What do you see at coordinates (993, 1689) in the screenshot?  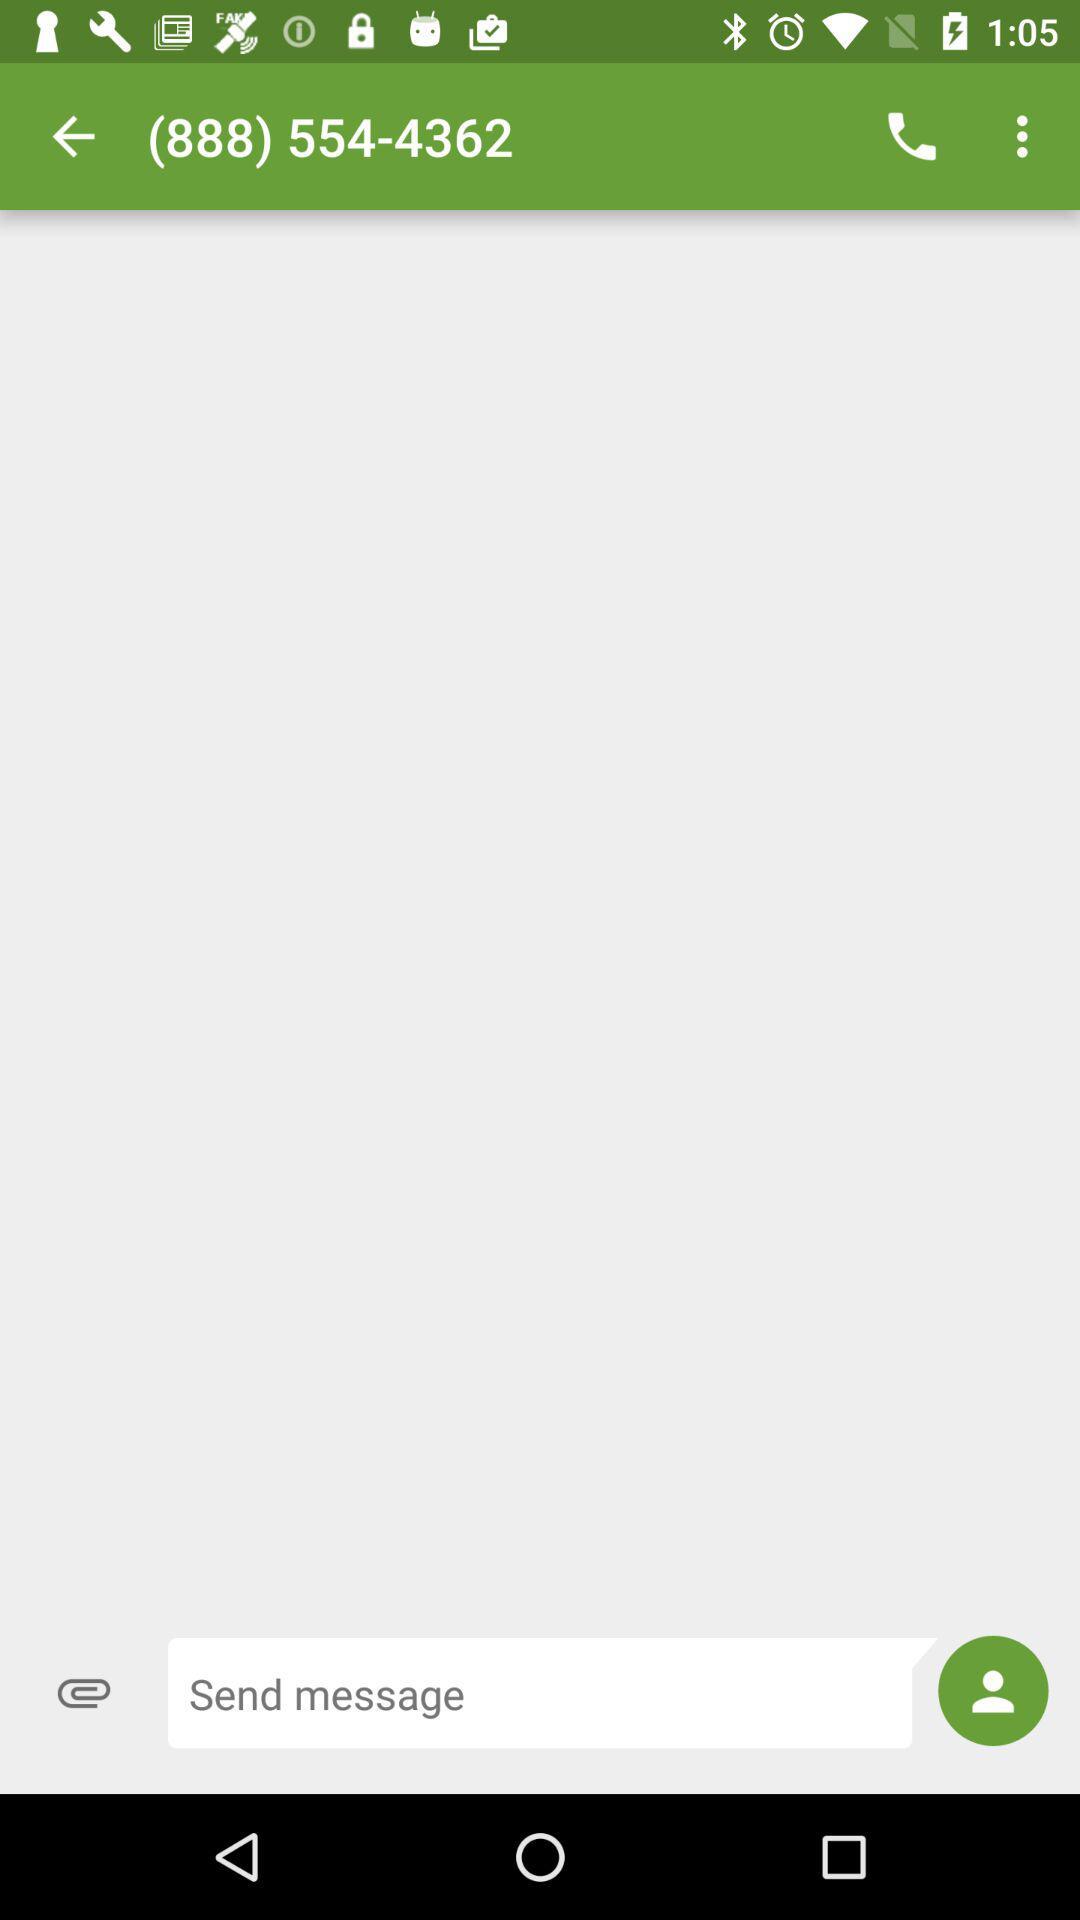 I see `the icon at the bottom right corner` at bounding box center [993, 1689].